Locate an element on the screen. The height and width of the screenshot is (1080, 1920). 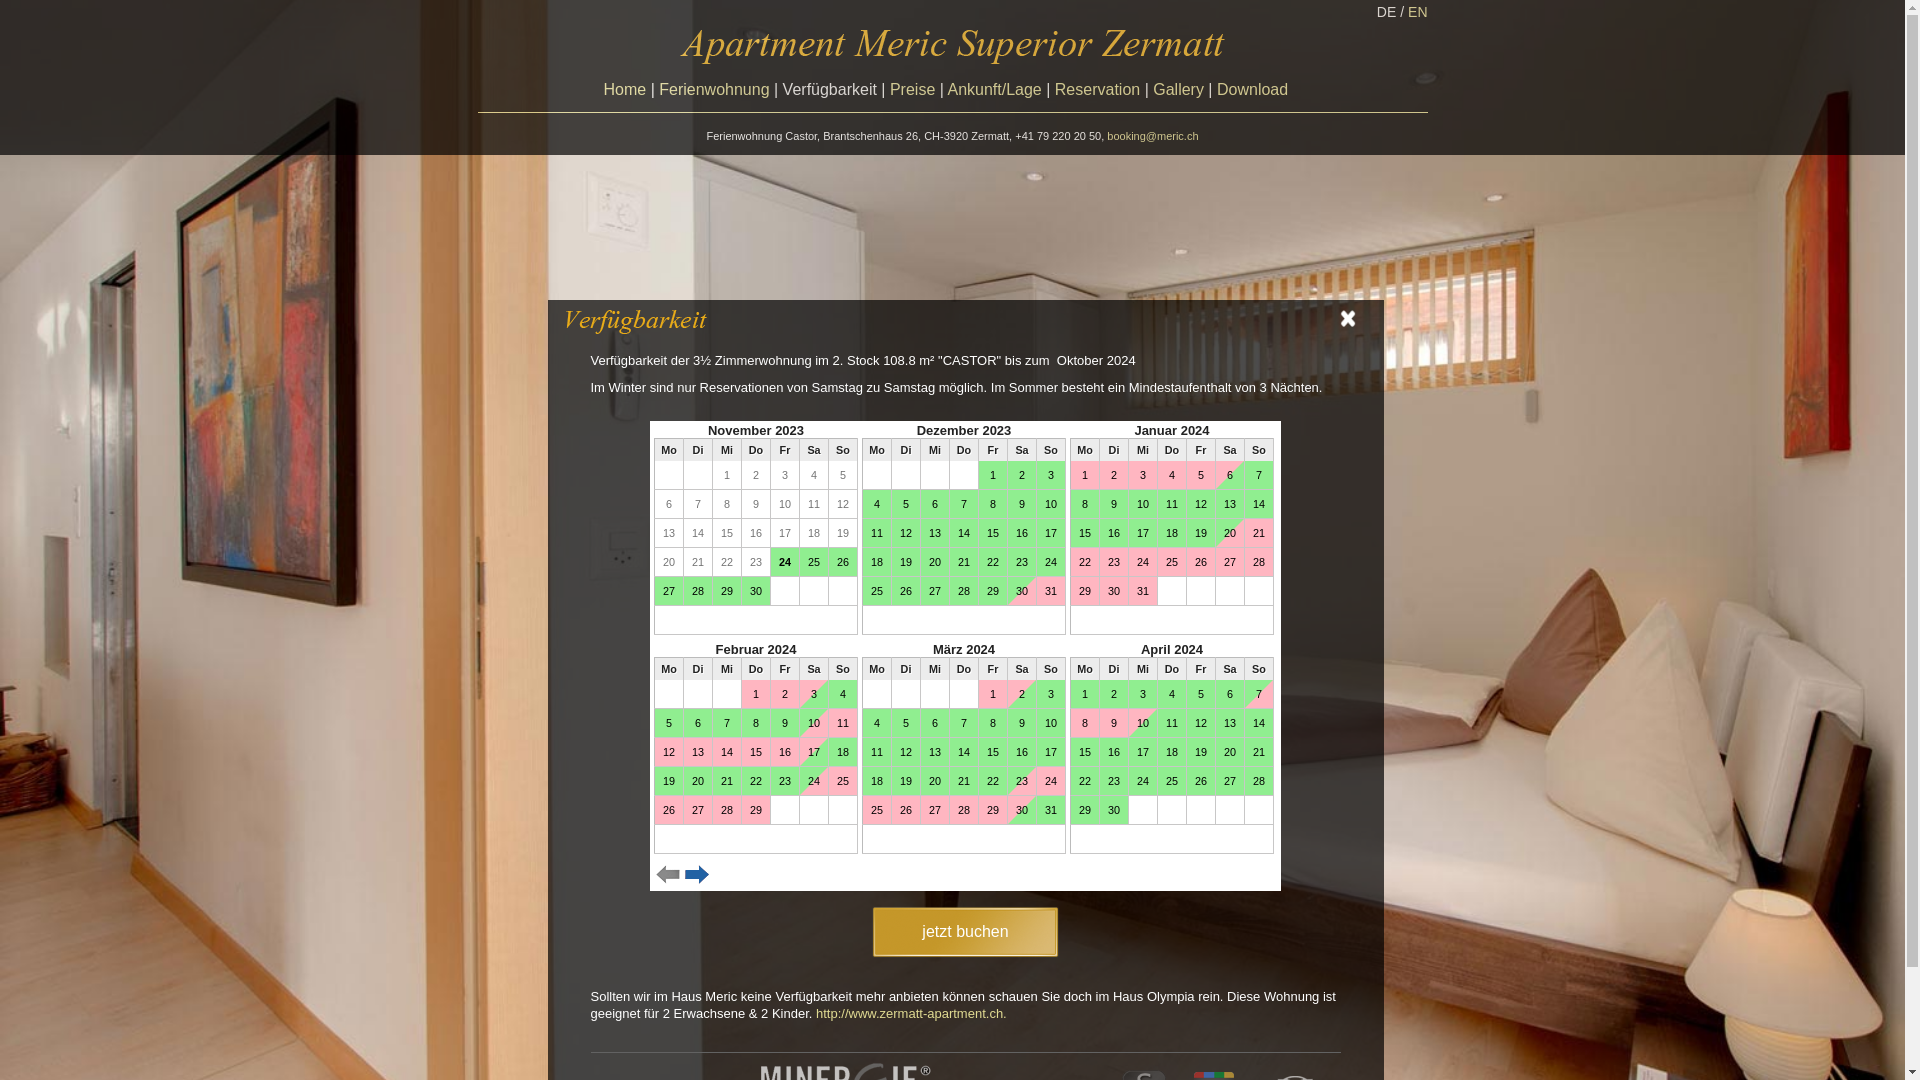
'DE' is located at coordinates (1376, 11).